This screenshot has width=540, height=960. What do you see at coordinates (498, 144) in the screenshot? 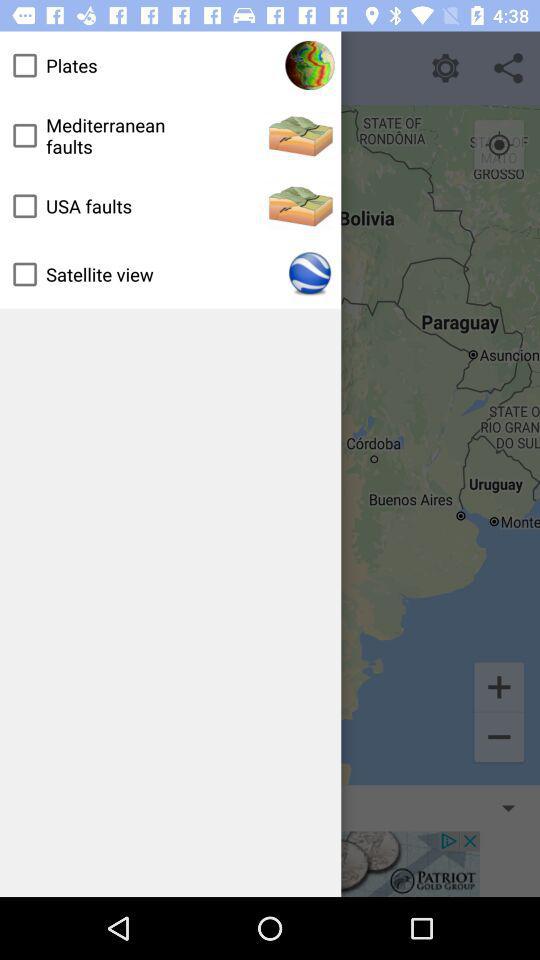
I see `the location_crosshair icon` at bounding box center [498, 144].